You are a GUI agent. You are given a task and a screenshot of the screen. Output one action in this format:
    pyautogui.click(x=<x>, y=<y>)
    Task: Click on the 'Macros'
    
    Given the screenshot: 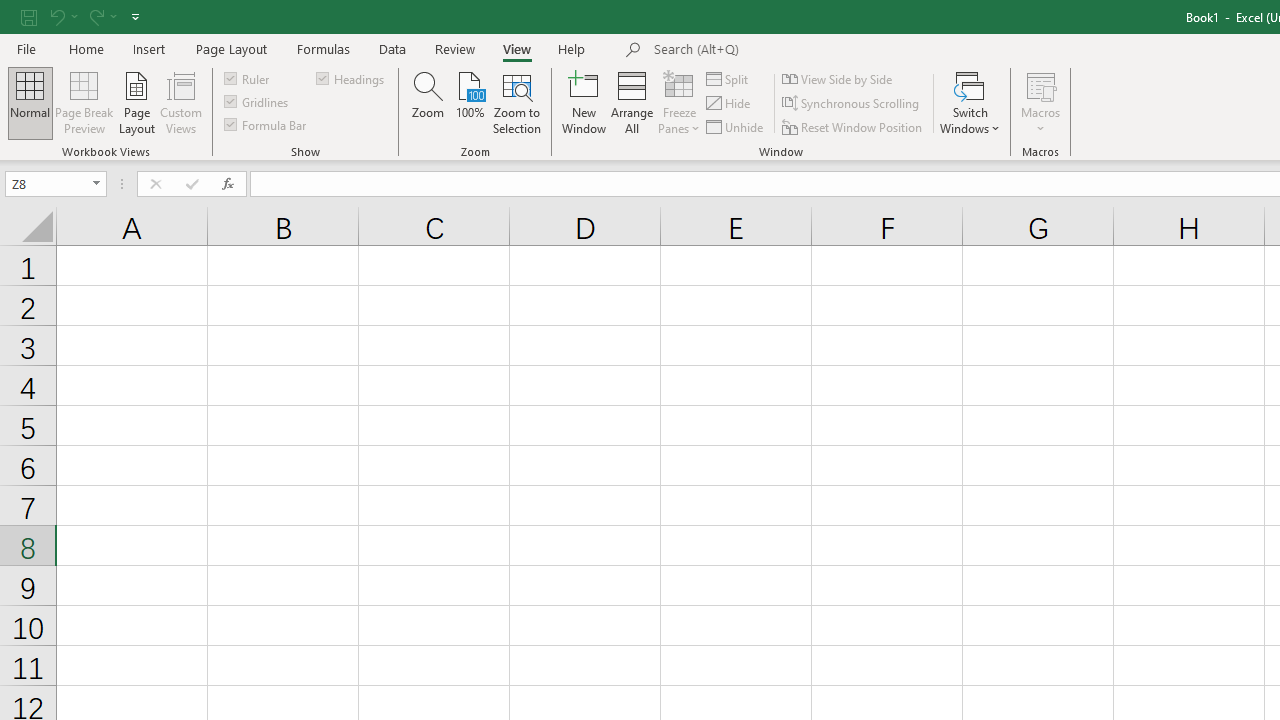 What is the action you would take?
    pyautogui.click(x=1040, y=103)
    